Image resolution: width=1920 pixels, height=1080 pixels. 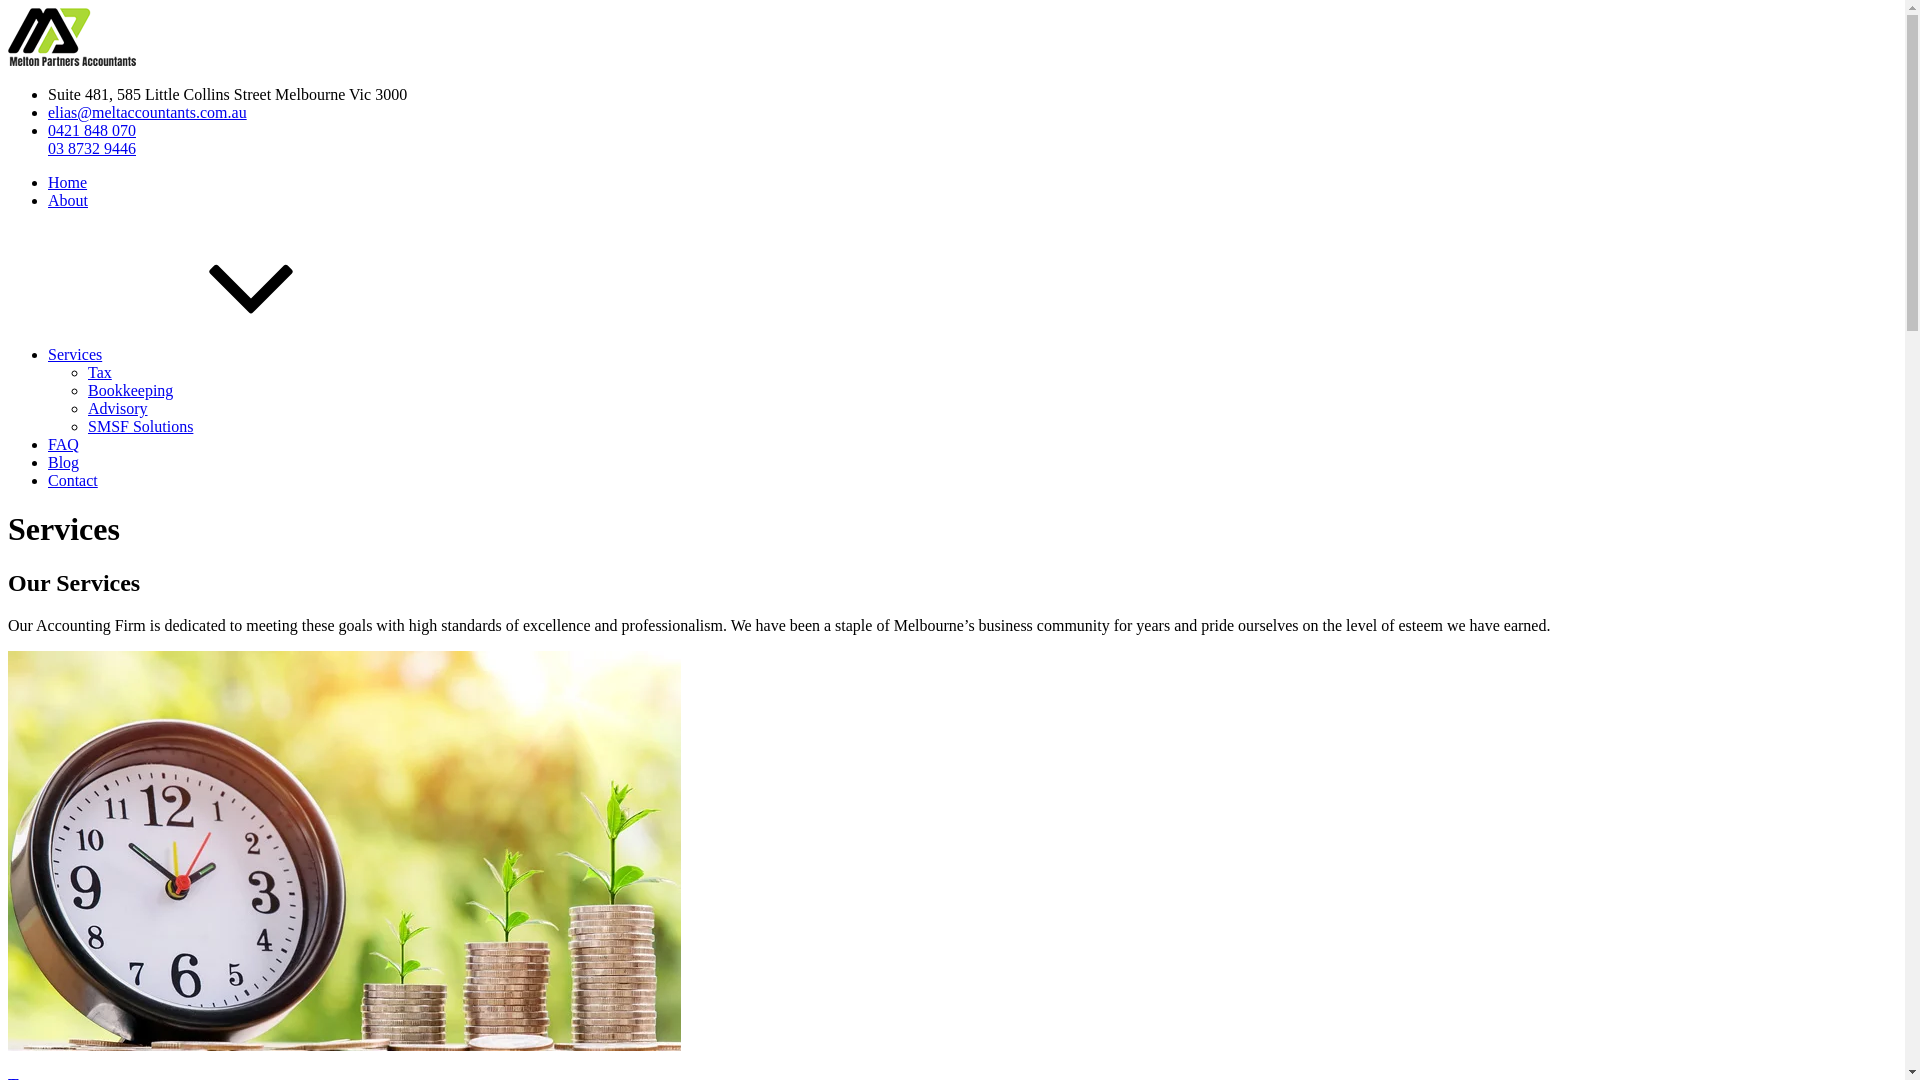 What do you see at coordinates (67, 182) in the screenshot?
I see `'Home'` at bounding box center [67, 182].